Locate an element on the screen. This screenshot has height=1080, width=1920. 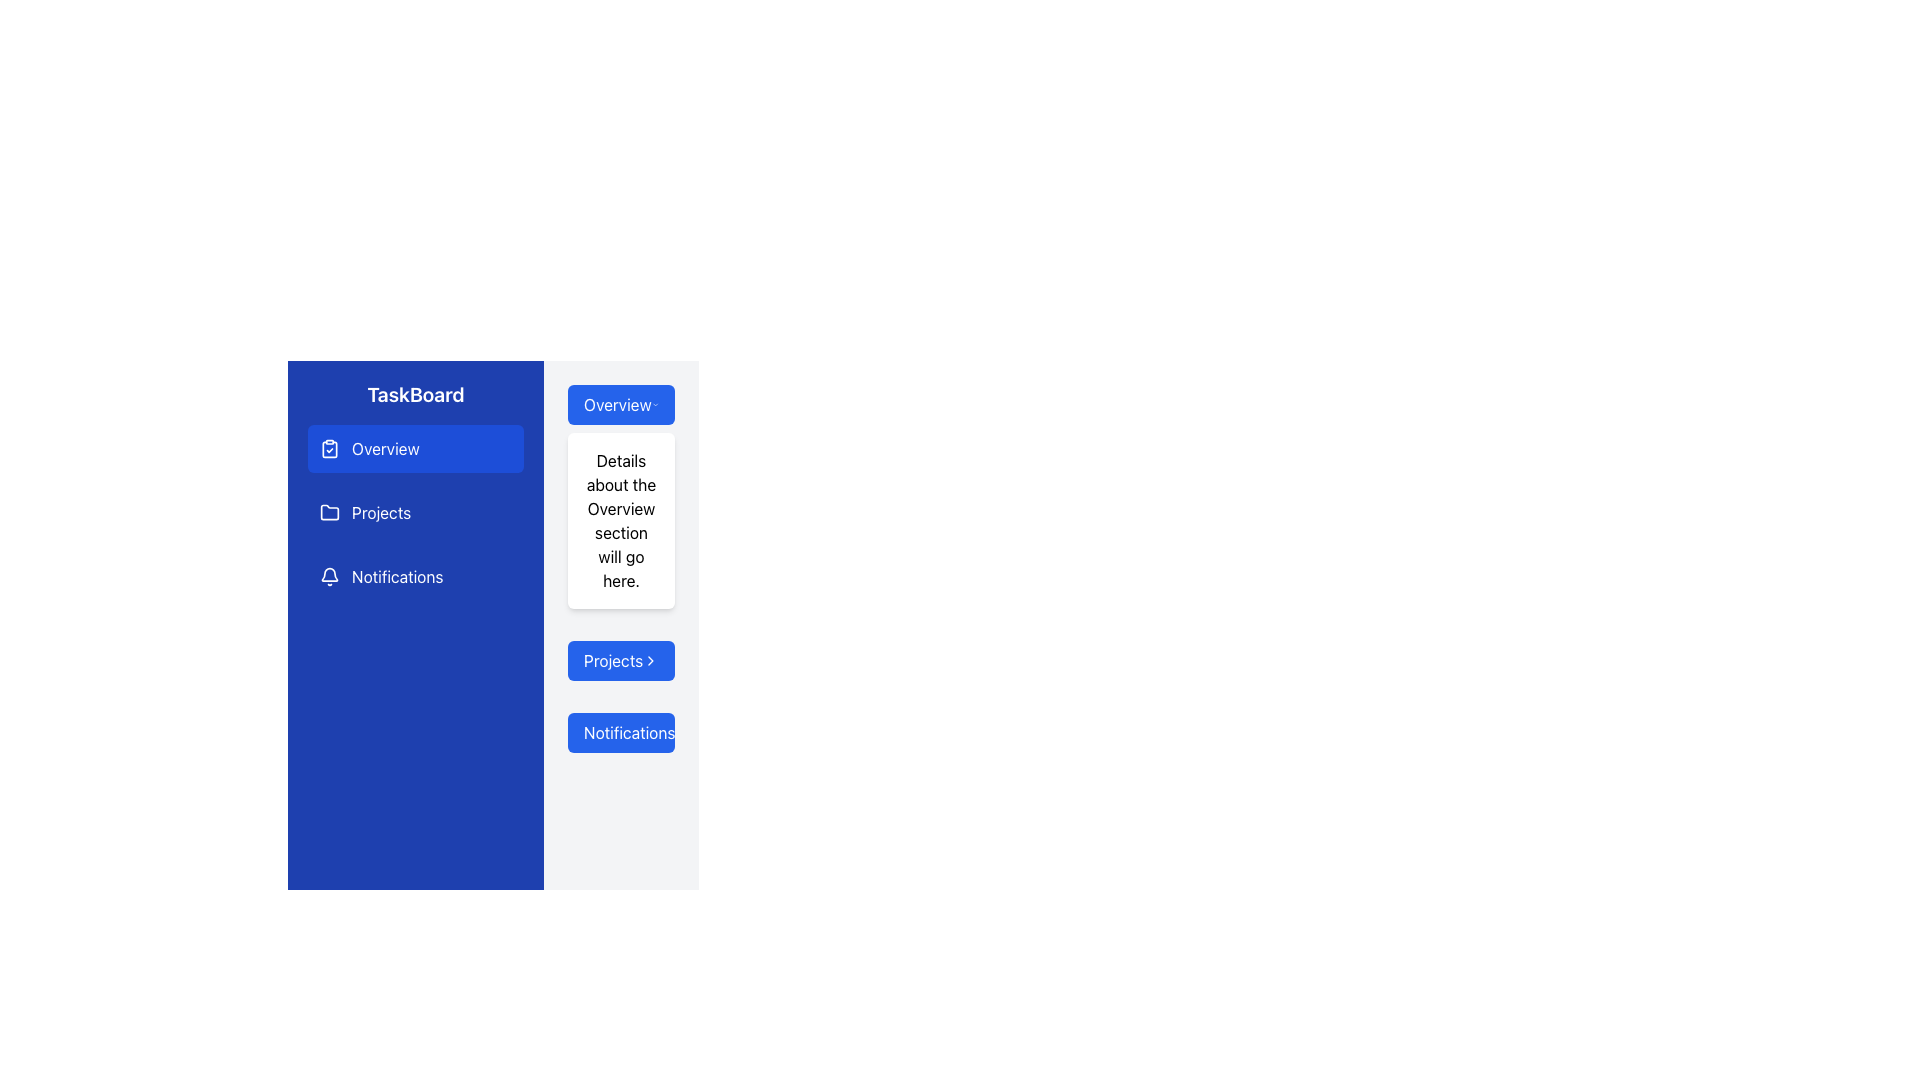
the right-pointing chevron icon with a white outline on a blue background, located to the right of the 'Projects' label is located at coordinates (651, 660).